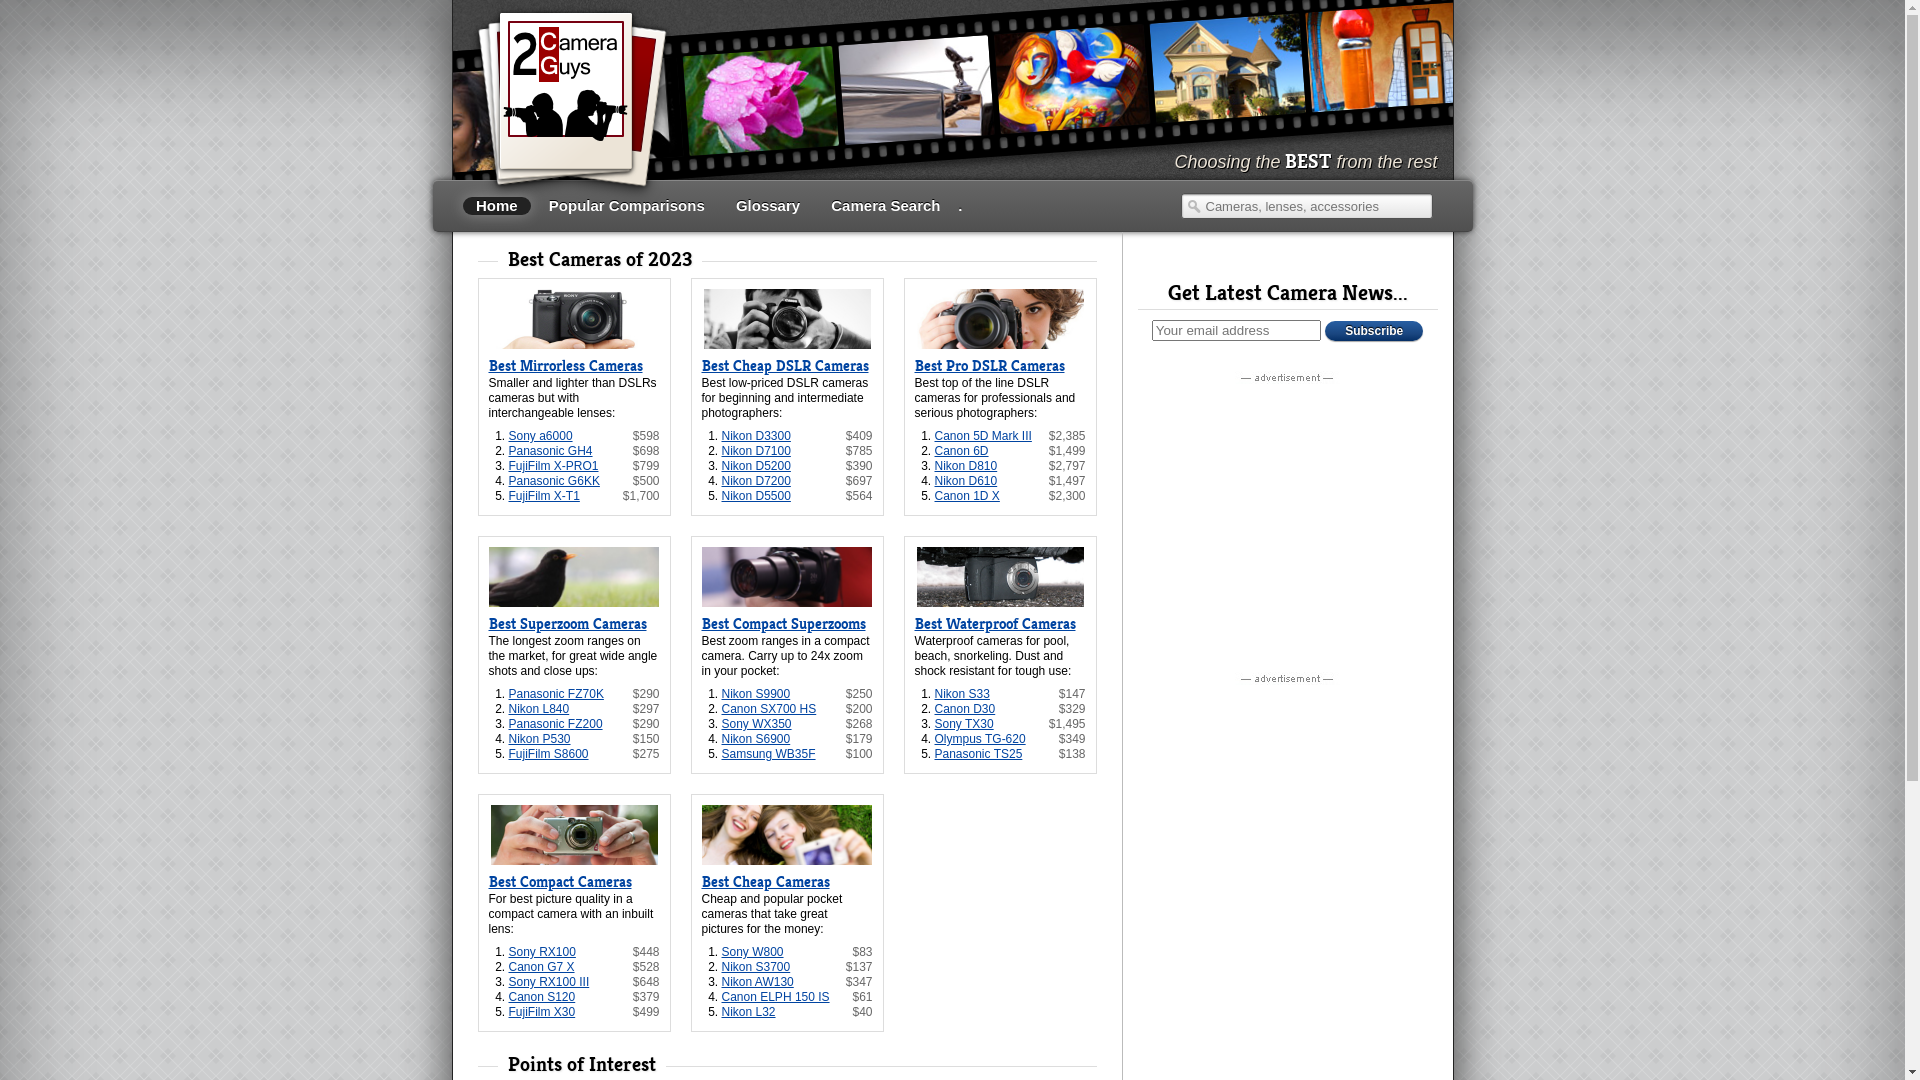 This screenshot has width=1920, height=1080. What do you see at coordinates (755, 481) in the screenshot?
I see `'Nikon D7200'` at bounding box center [755, 481].